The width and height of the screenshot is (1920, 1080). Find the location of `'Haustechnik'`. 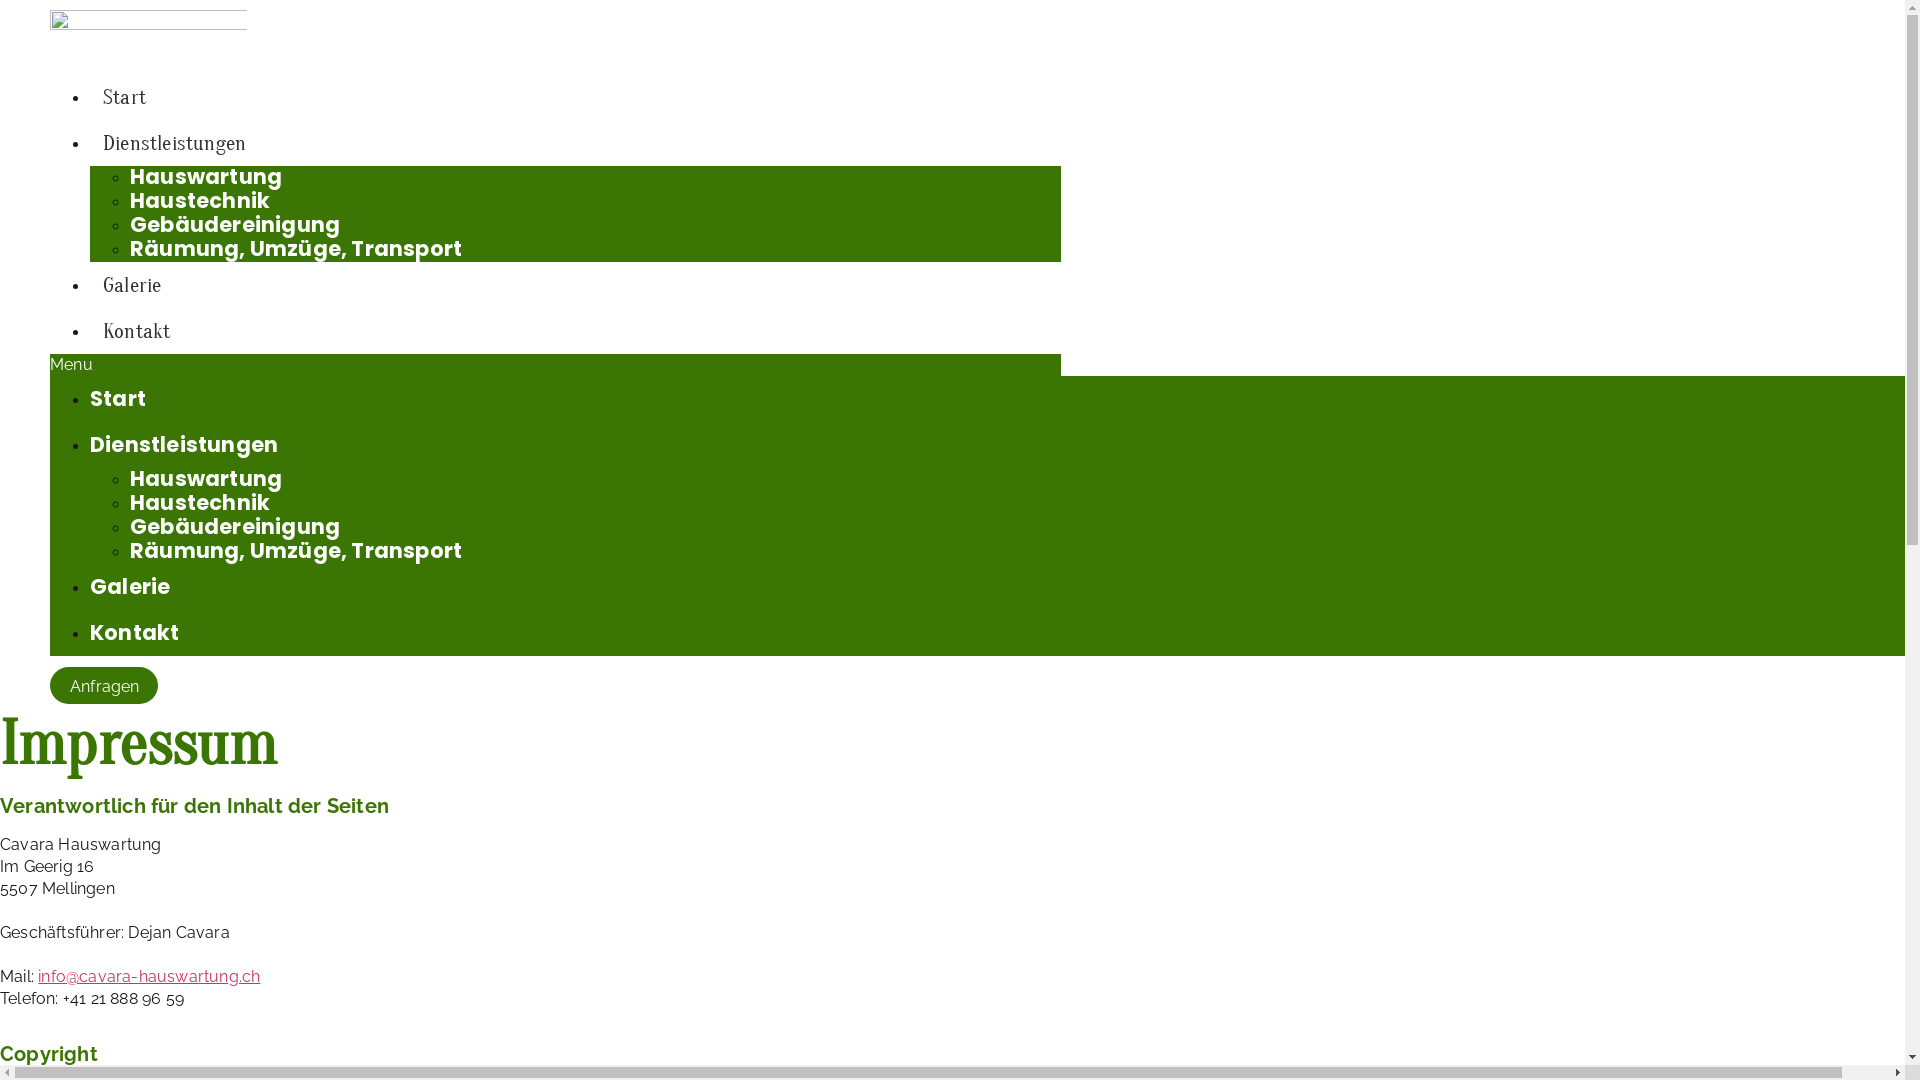

'Haustechnik' is located at coordinates (200, 200).